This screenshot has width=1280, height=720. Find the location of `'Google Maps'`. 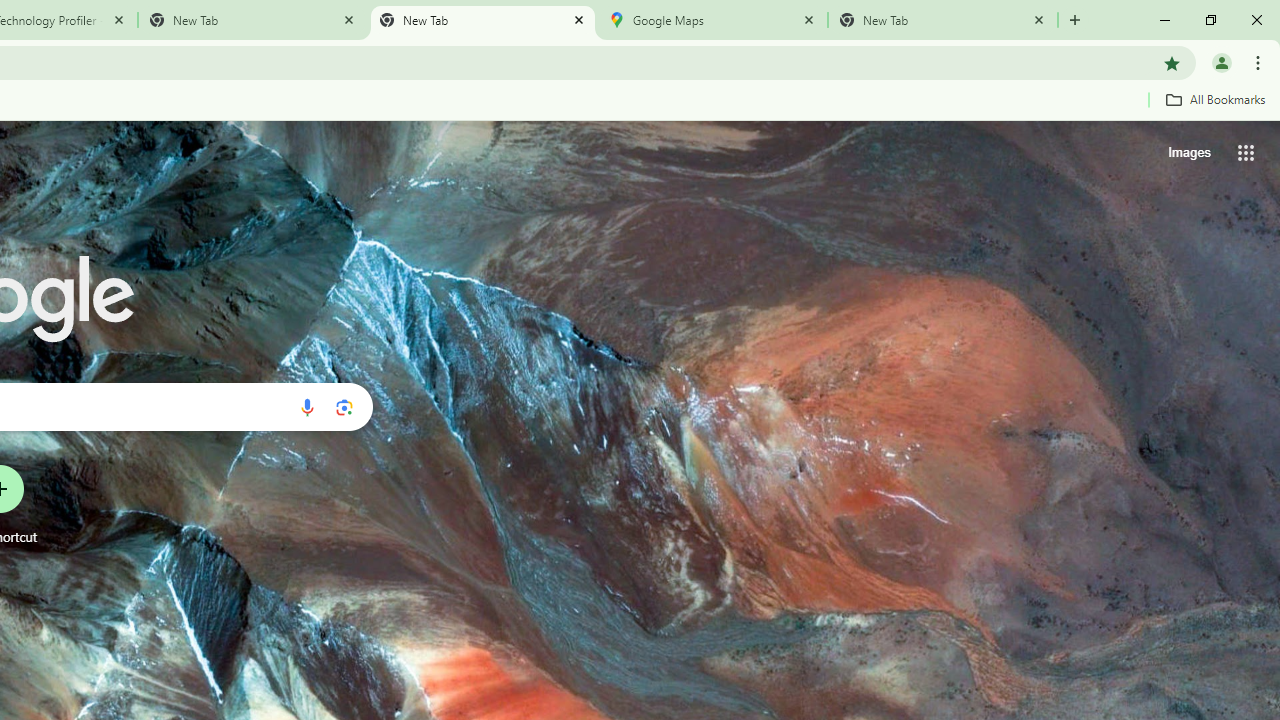

'Google Maps' is located at coordinates (712, 20).